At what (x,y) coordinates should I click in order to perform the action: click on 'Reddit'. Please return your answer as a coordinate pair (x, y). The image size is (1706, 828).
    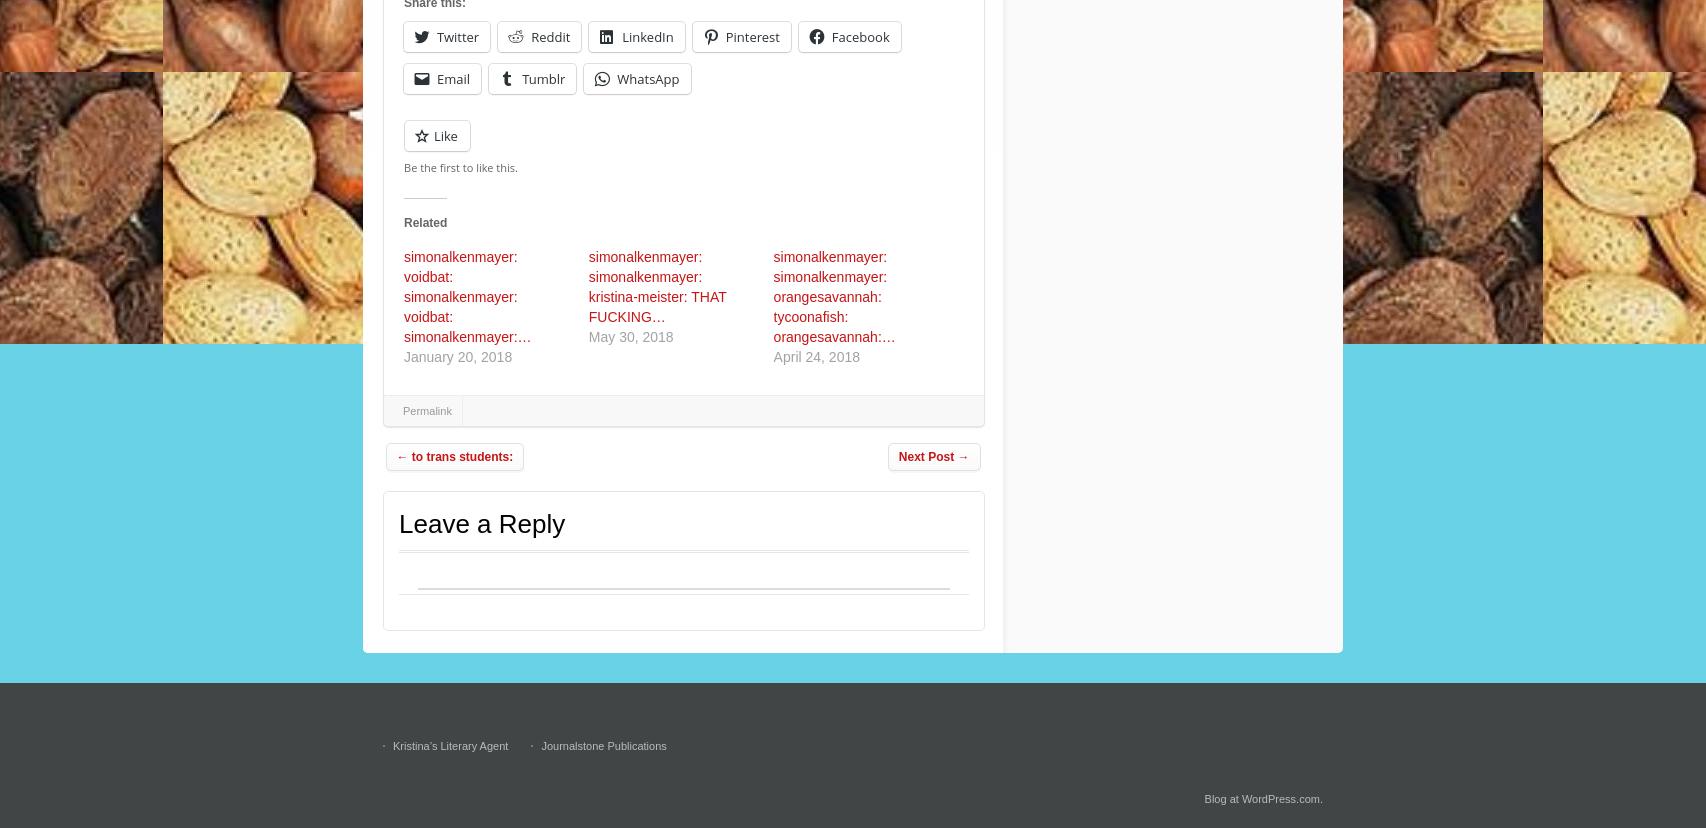
    Looking at the image, I should click on (549, 36).